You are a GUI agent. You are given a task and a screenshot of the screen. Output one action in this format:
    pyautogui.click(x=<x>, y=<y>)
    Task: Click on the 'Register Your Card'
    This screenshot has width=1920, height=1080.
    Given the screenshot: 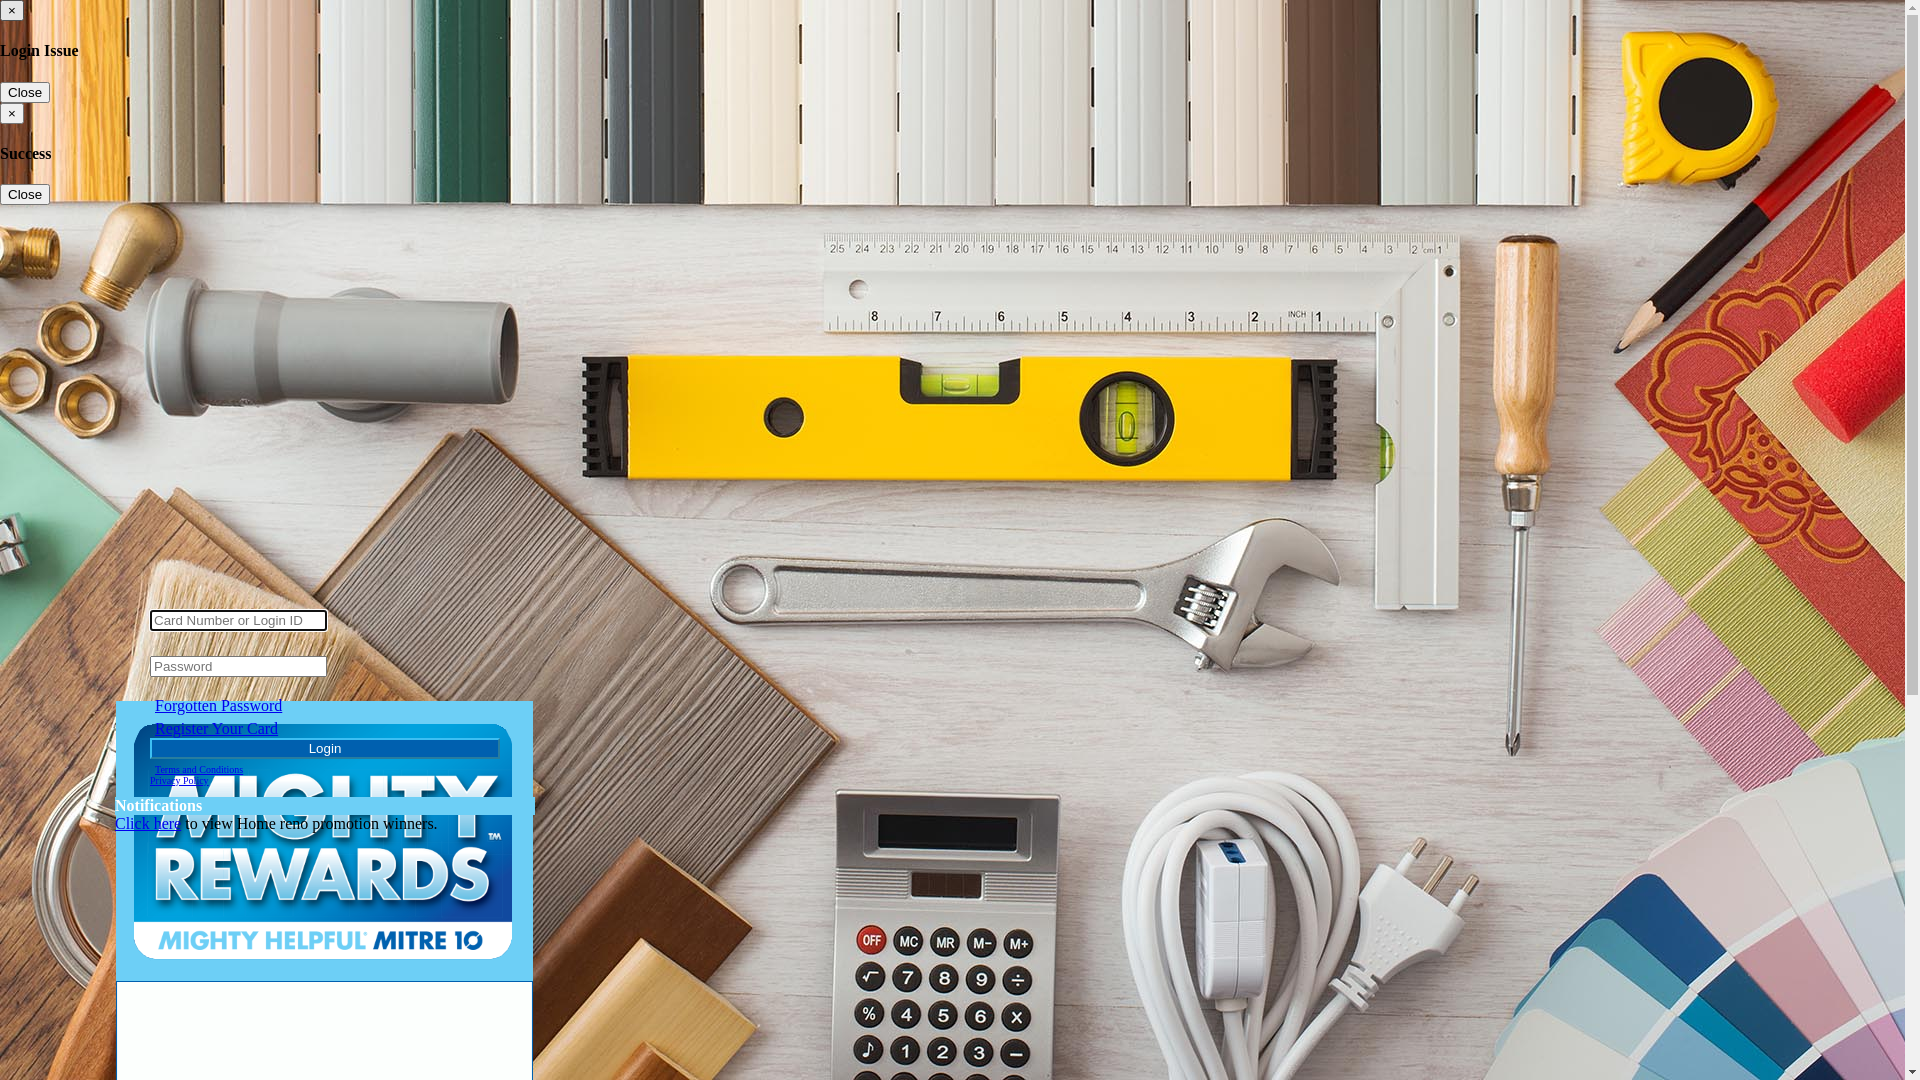 What is the action you would take?
    pyautogui.click(x=216, y=728)
    